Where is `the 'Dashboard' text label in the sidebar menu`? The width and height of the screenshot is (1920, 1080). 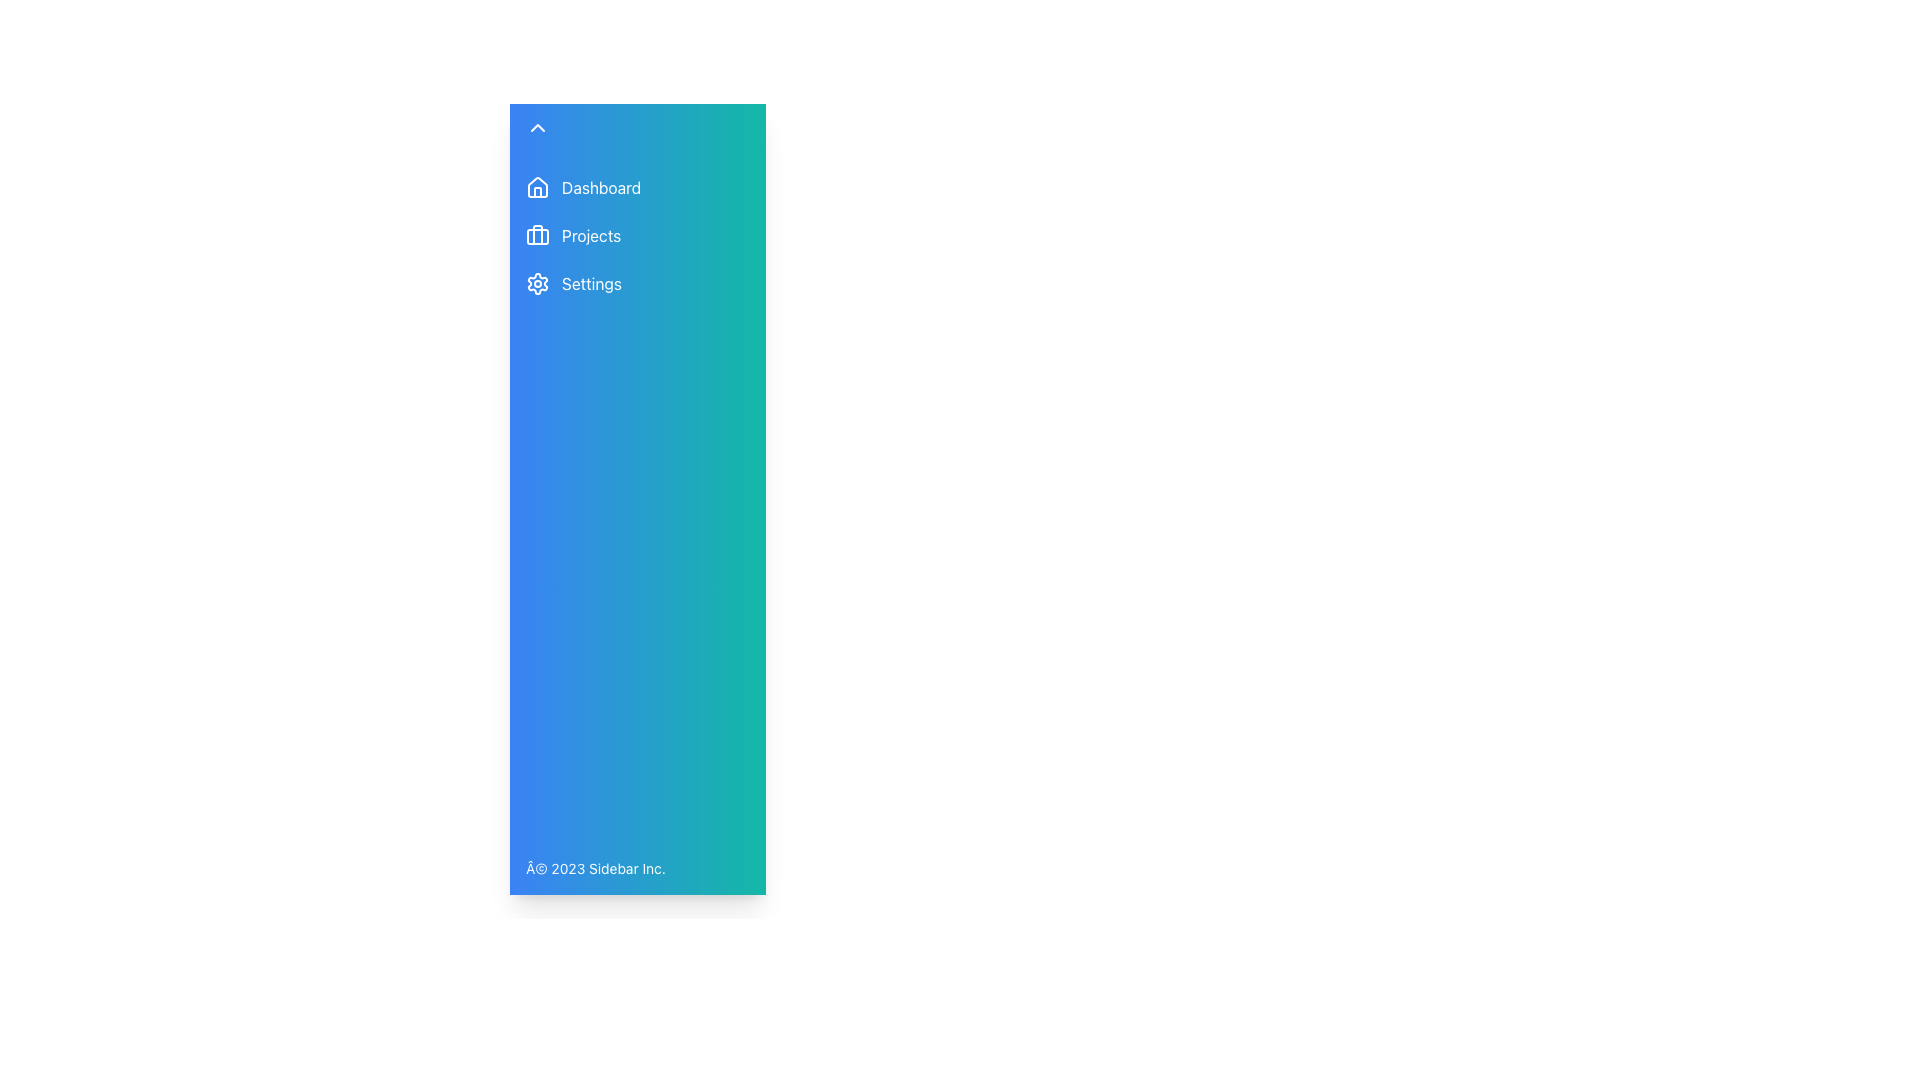
the 'Dashboard' text label in the sidebar menu is located at coordinates (600, 188).